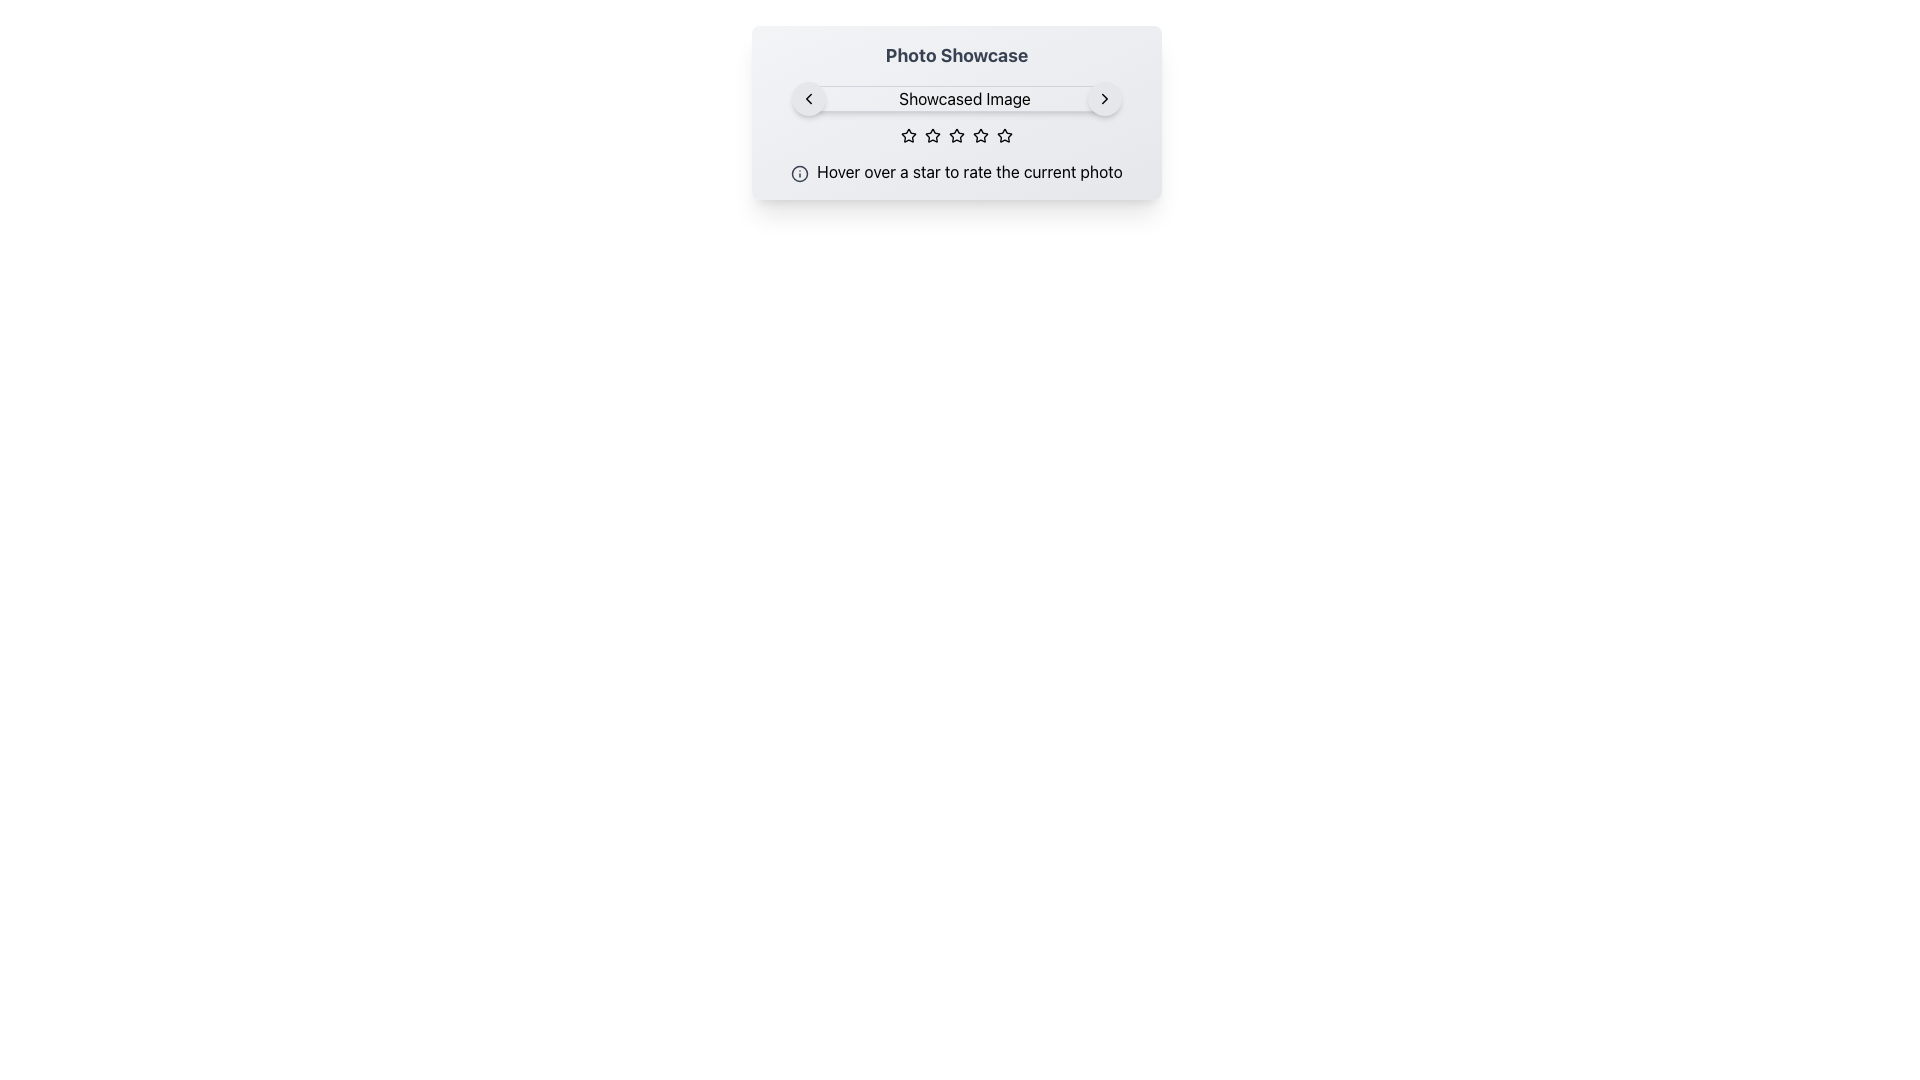 This screenshot has width=1920, height=1080. Describe the element at coordinates (1103, 99) in the screenshot. I see `the chevron icon within the gray circular button located at the far right of the 'Showcased Image' box` at that location.